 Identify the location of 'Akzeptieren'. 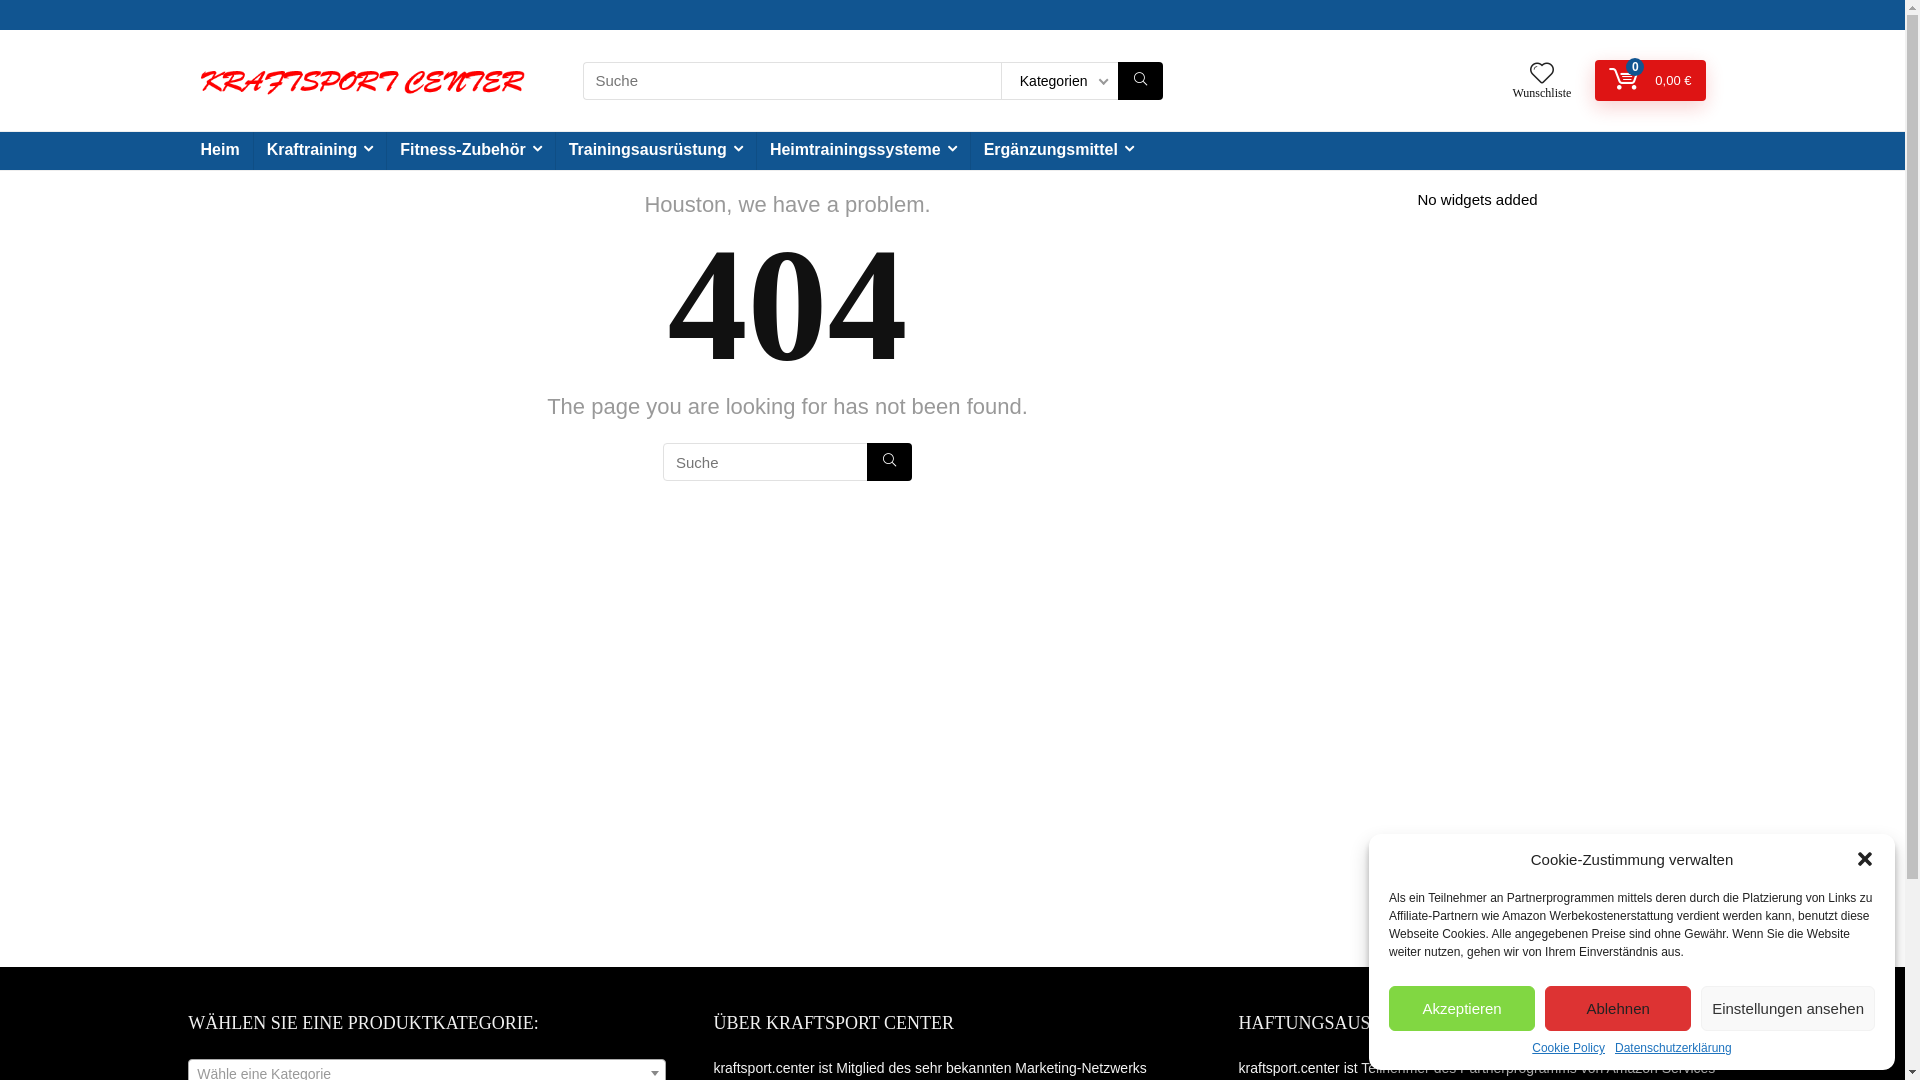
(1462, 1008).